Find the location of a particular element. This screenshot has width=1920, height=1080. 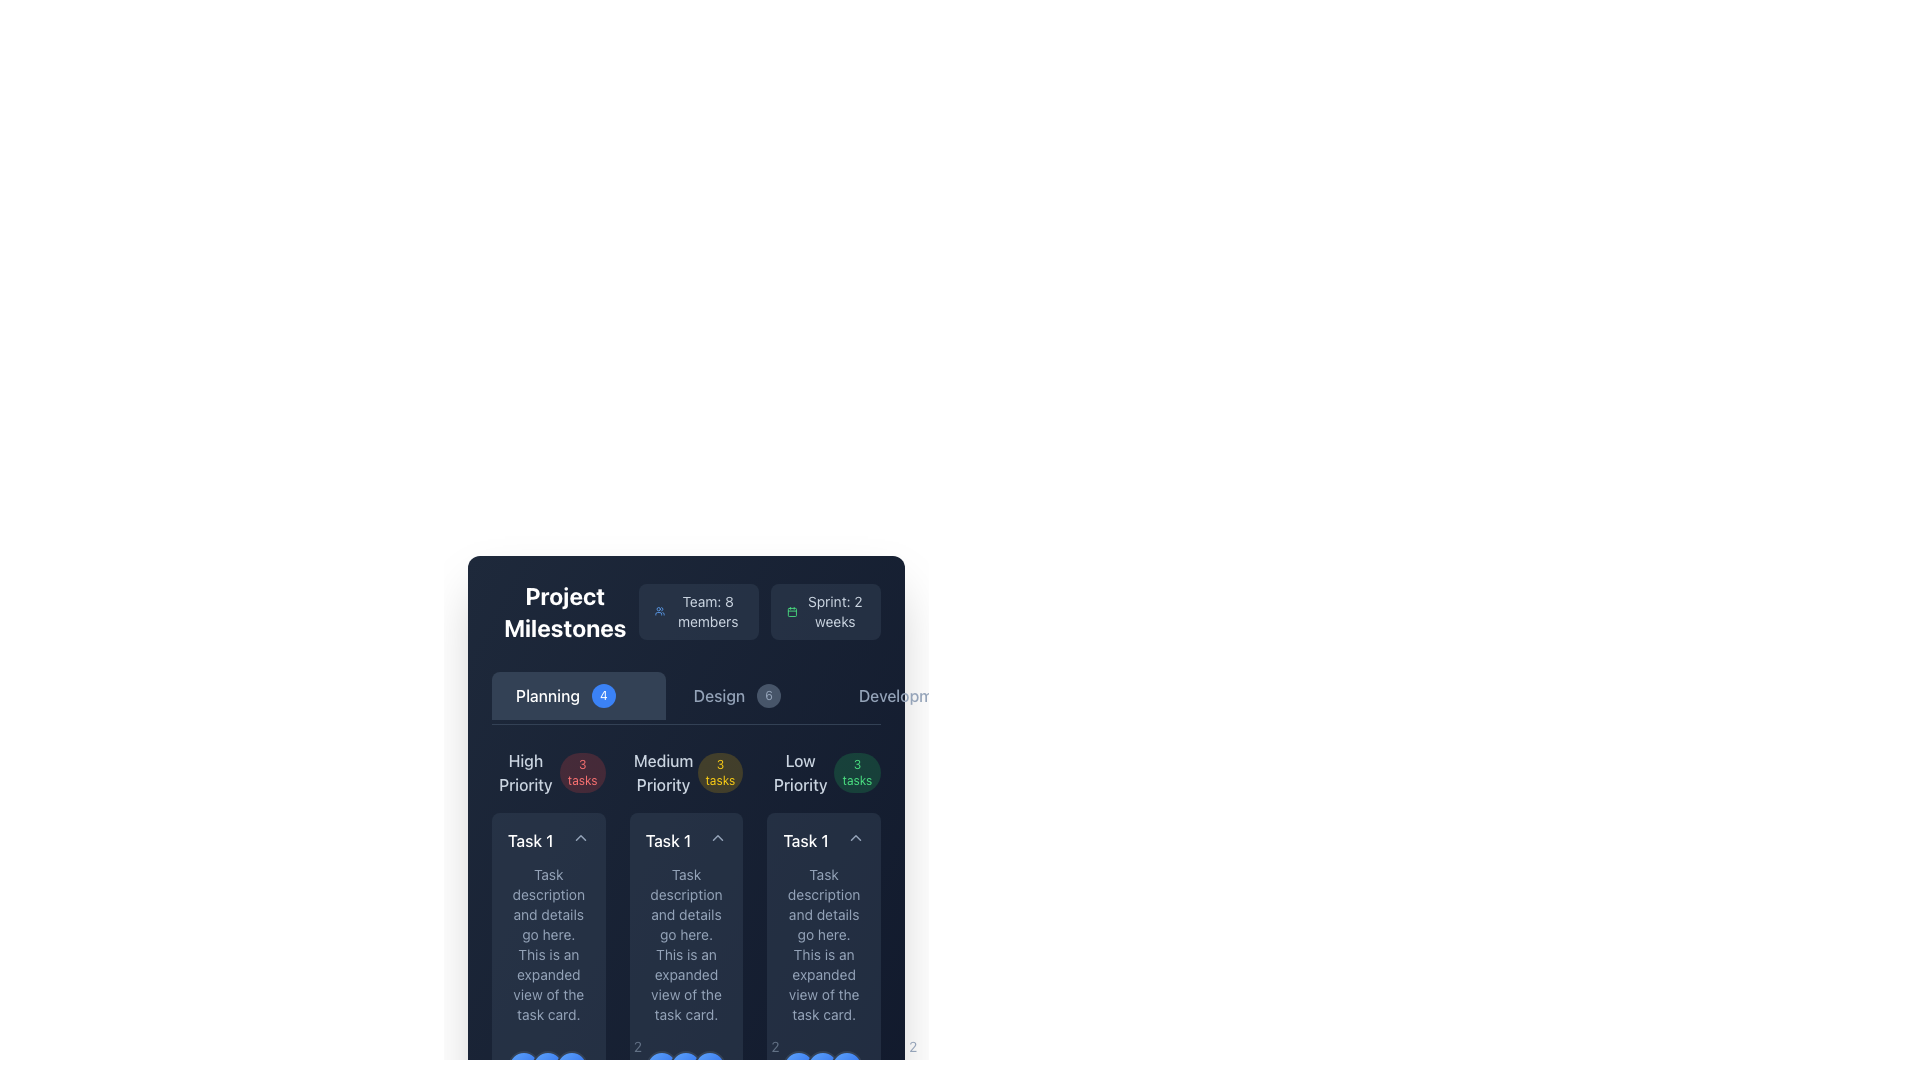

the user group icon located at the top portion of the interface, adjacent to the text 'Team: 8 members' is located at coordinates (660, 611).